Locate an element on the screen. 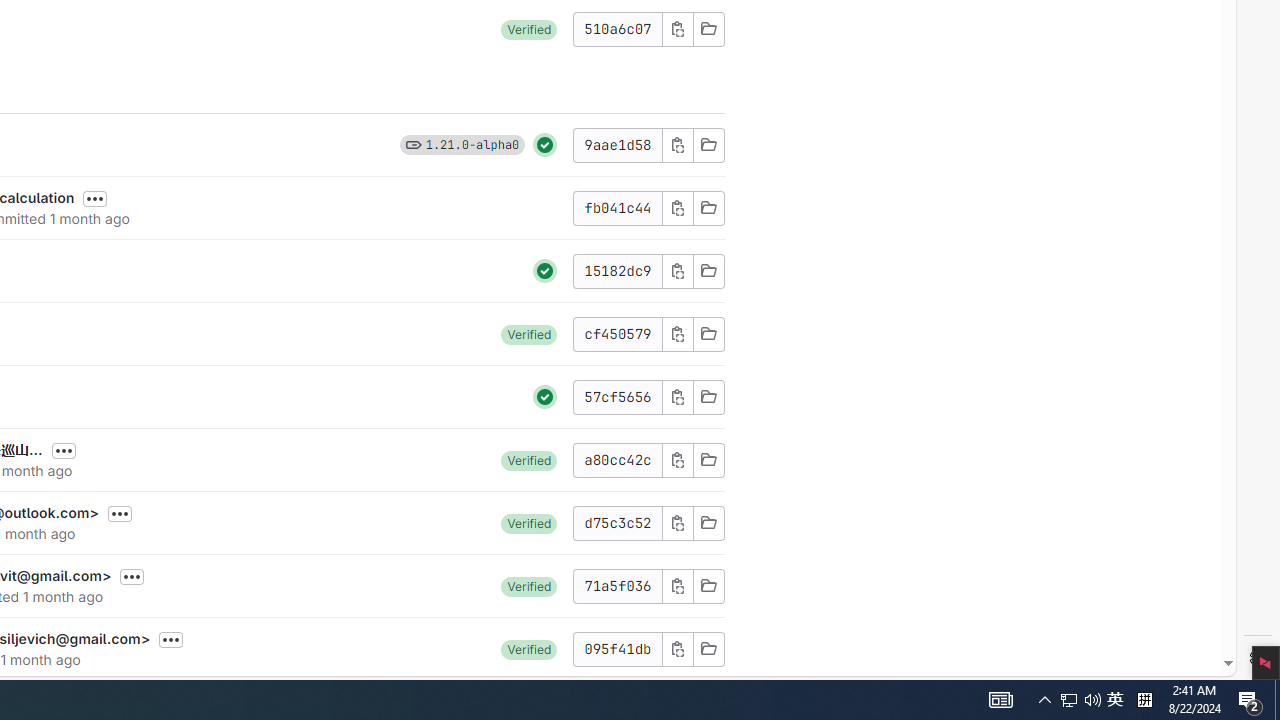  'Class: s16' is located at coordinates (708, 648).